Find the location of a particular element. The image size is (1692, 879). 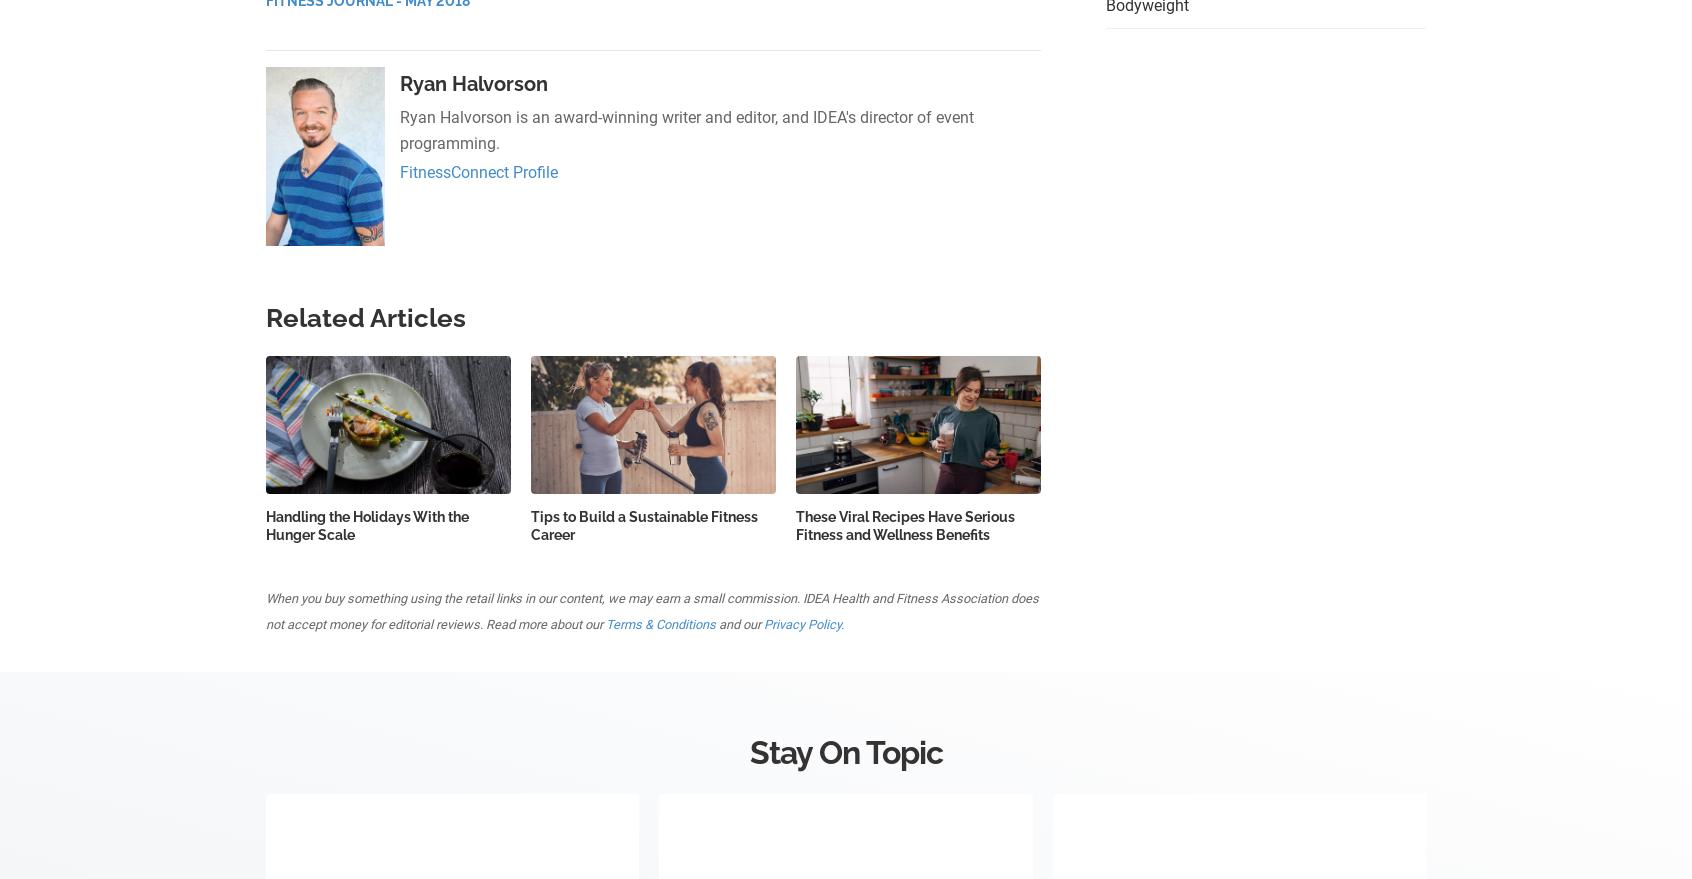

'Ryan Halvorson is an award-winning writer and editor, and IDEA's director of event programming.' is located at coordinates (686, 130).